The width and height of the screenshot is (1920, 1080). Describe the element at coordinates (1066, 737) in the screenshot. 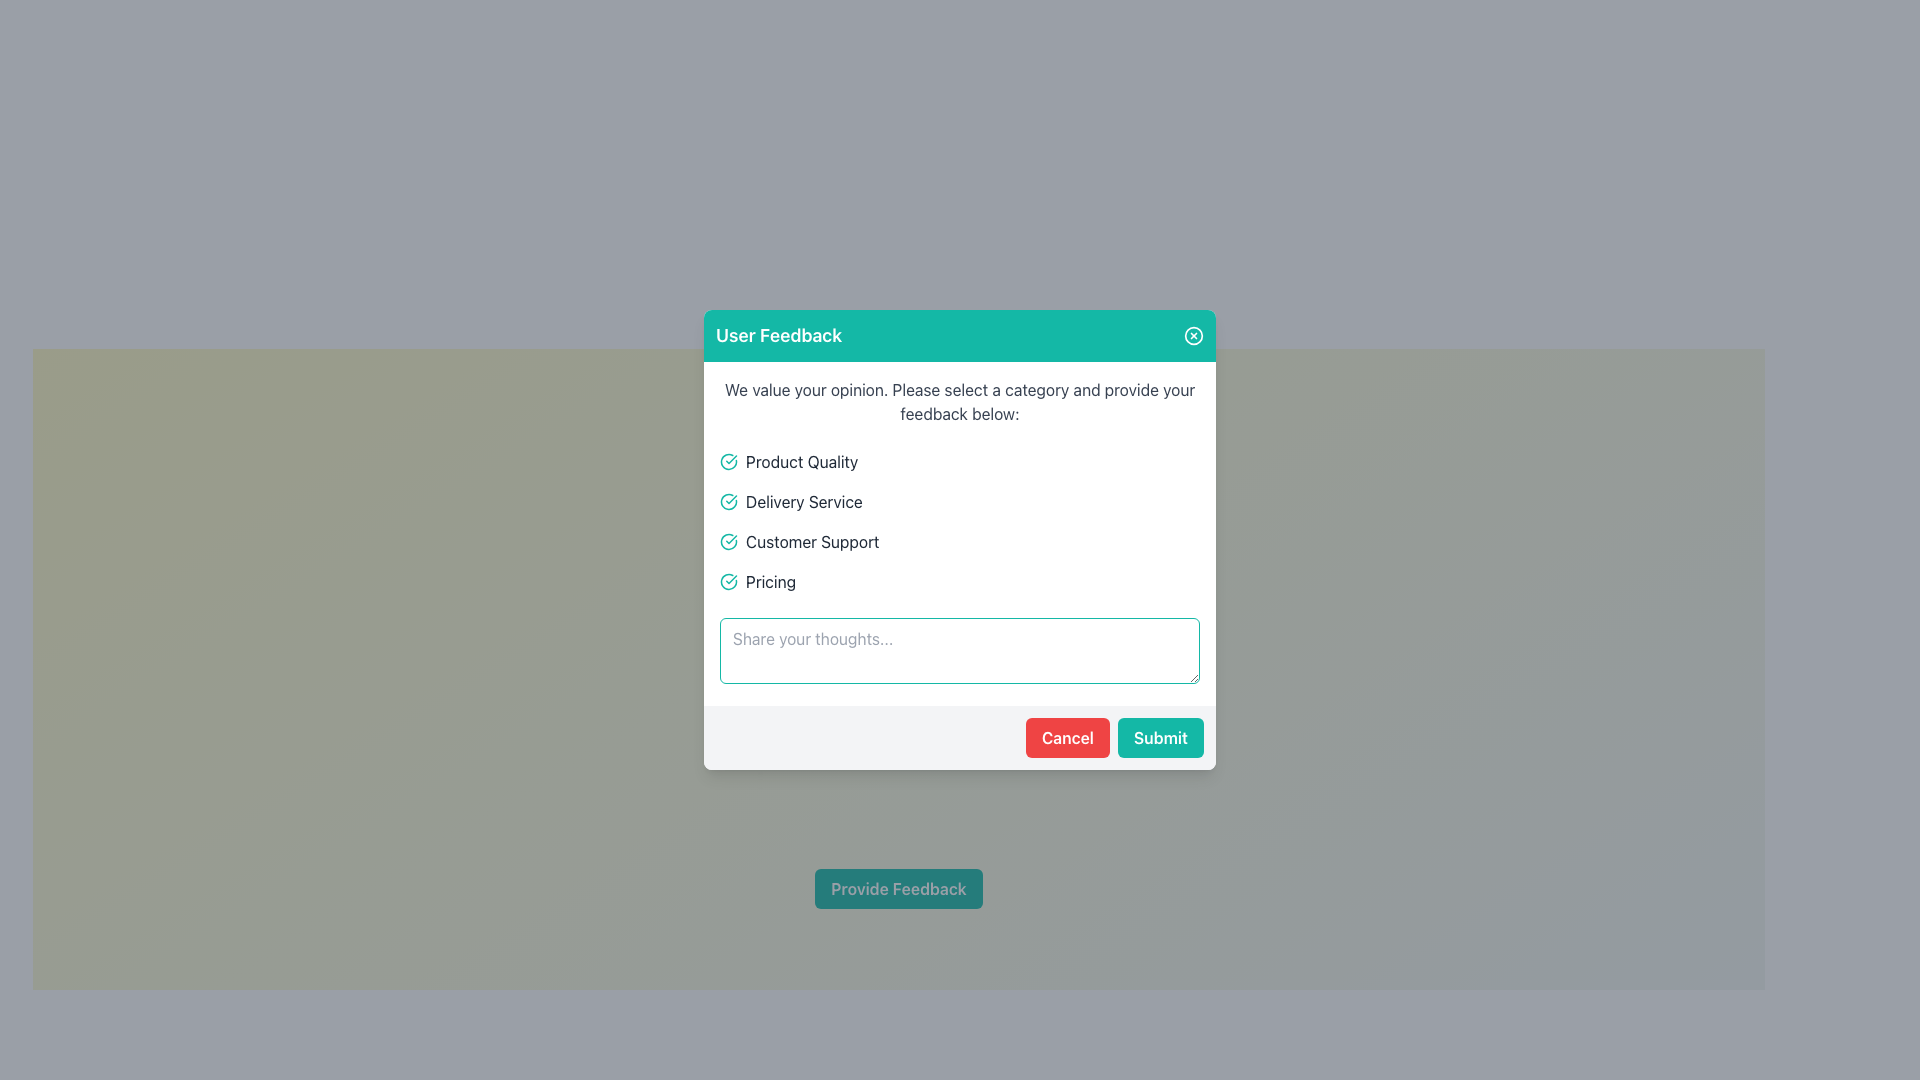

I see `the 'Cancel' button, which is a bright red button with white text, located in the lower-right section of the feedback modal window, directly to the left of the green 'Submit' button, to observe the hover effect` at that location.